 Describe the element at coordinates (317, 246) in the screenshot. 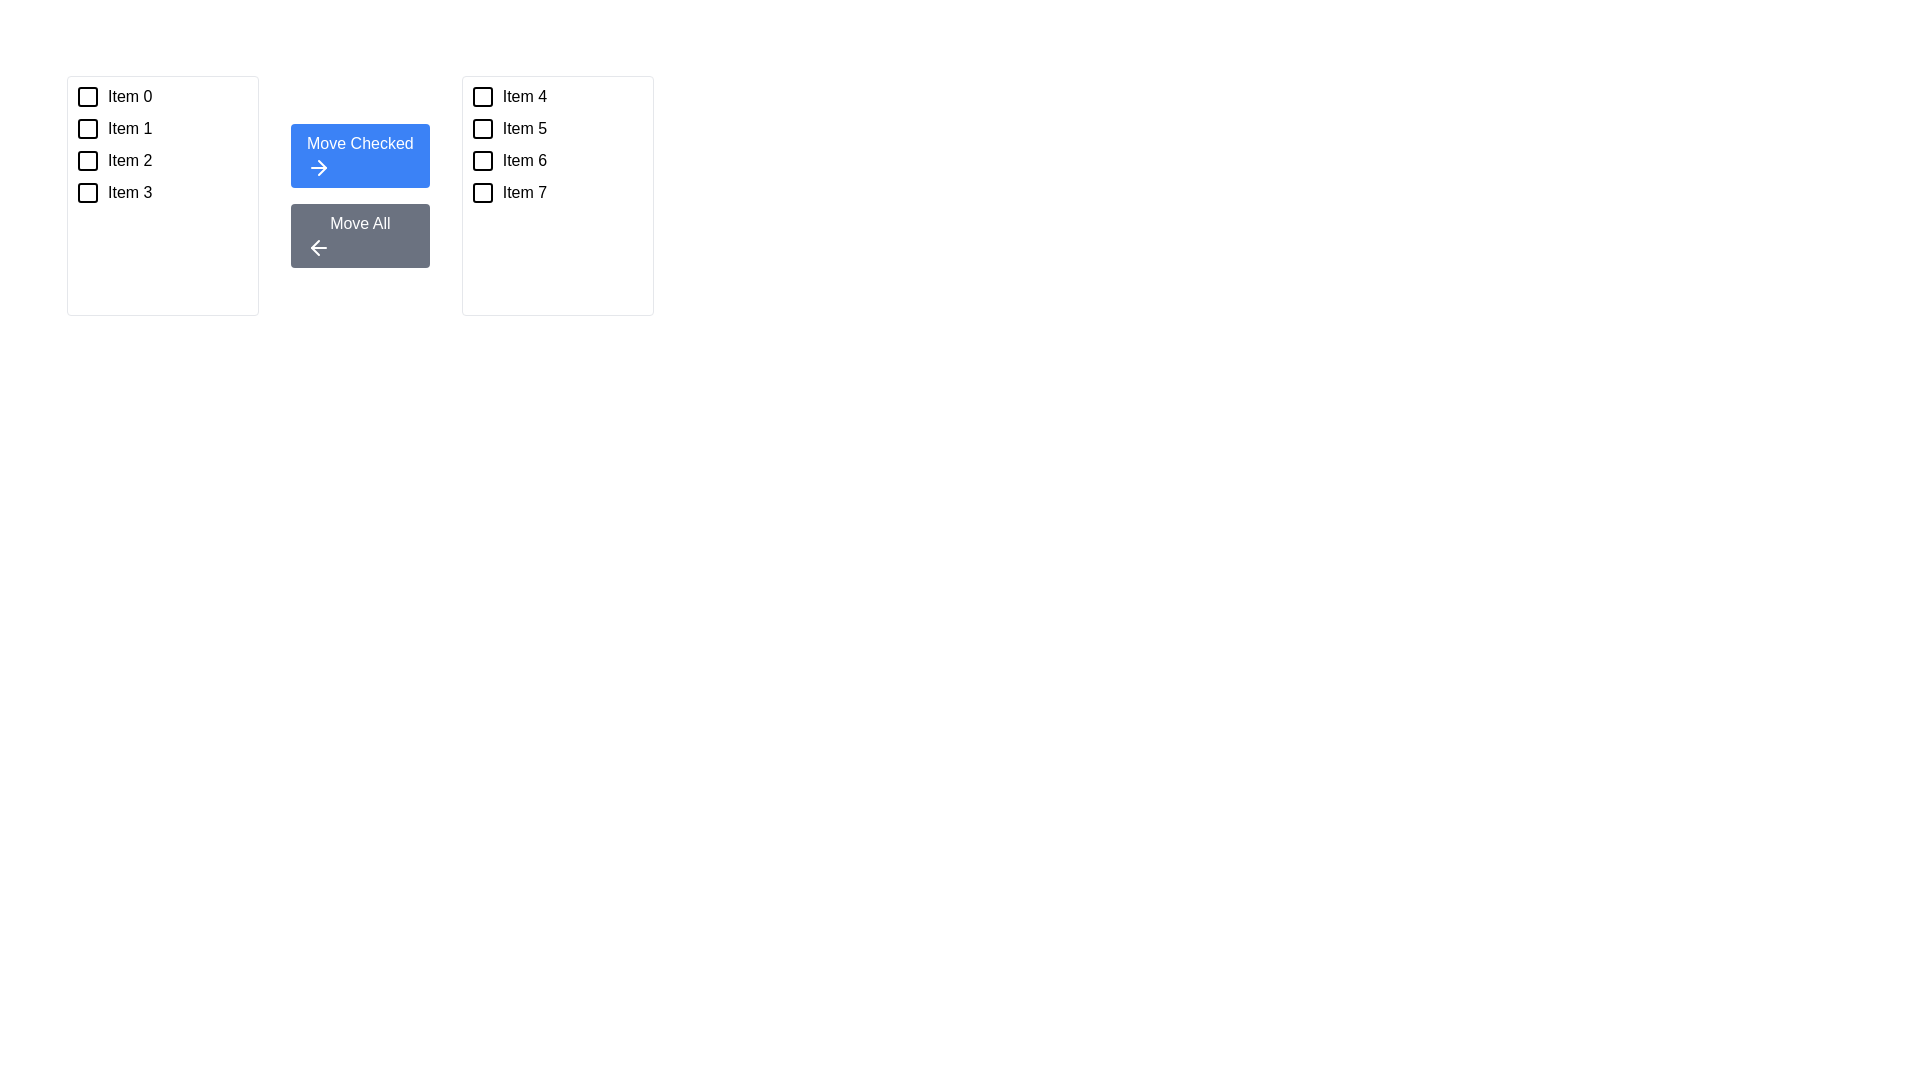

I see `the leftward arrow icon within the 'Move All' button located at the bottom center of the layout` at that location.